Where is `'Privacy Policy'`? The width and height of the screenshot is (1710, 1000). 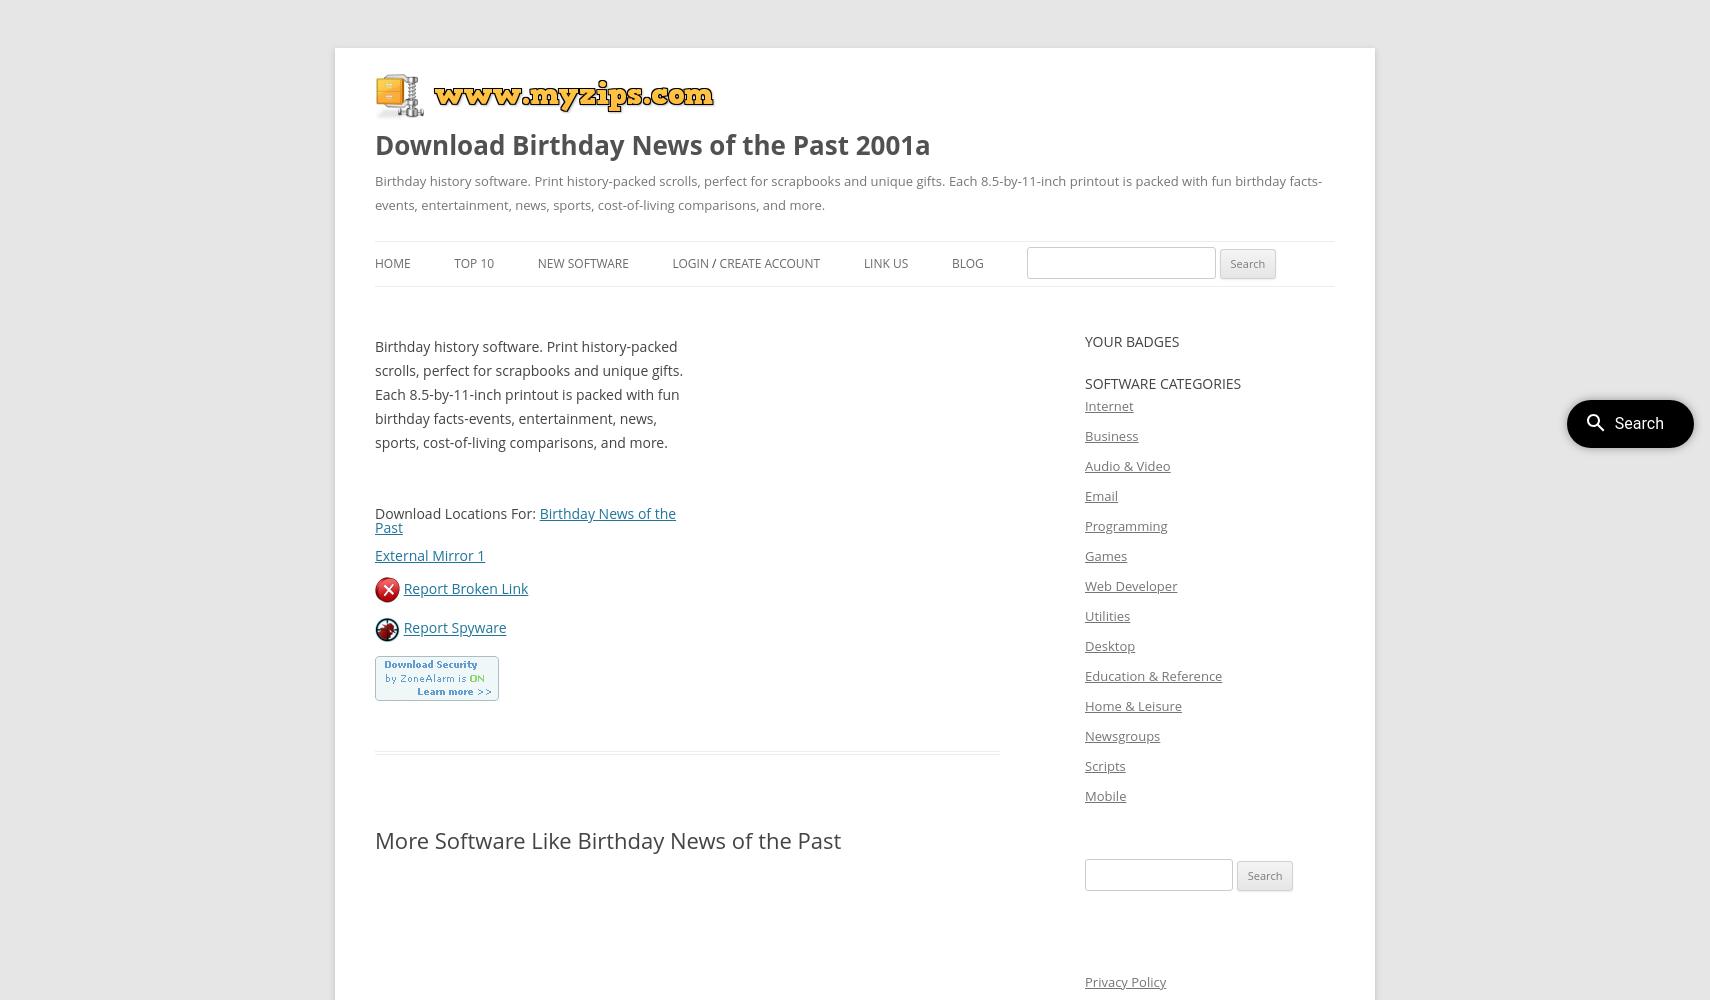
'Privacy Policy' is located at coordinates (1083, 981).